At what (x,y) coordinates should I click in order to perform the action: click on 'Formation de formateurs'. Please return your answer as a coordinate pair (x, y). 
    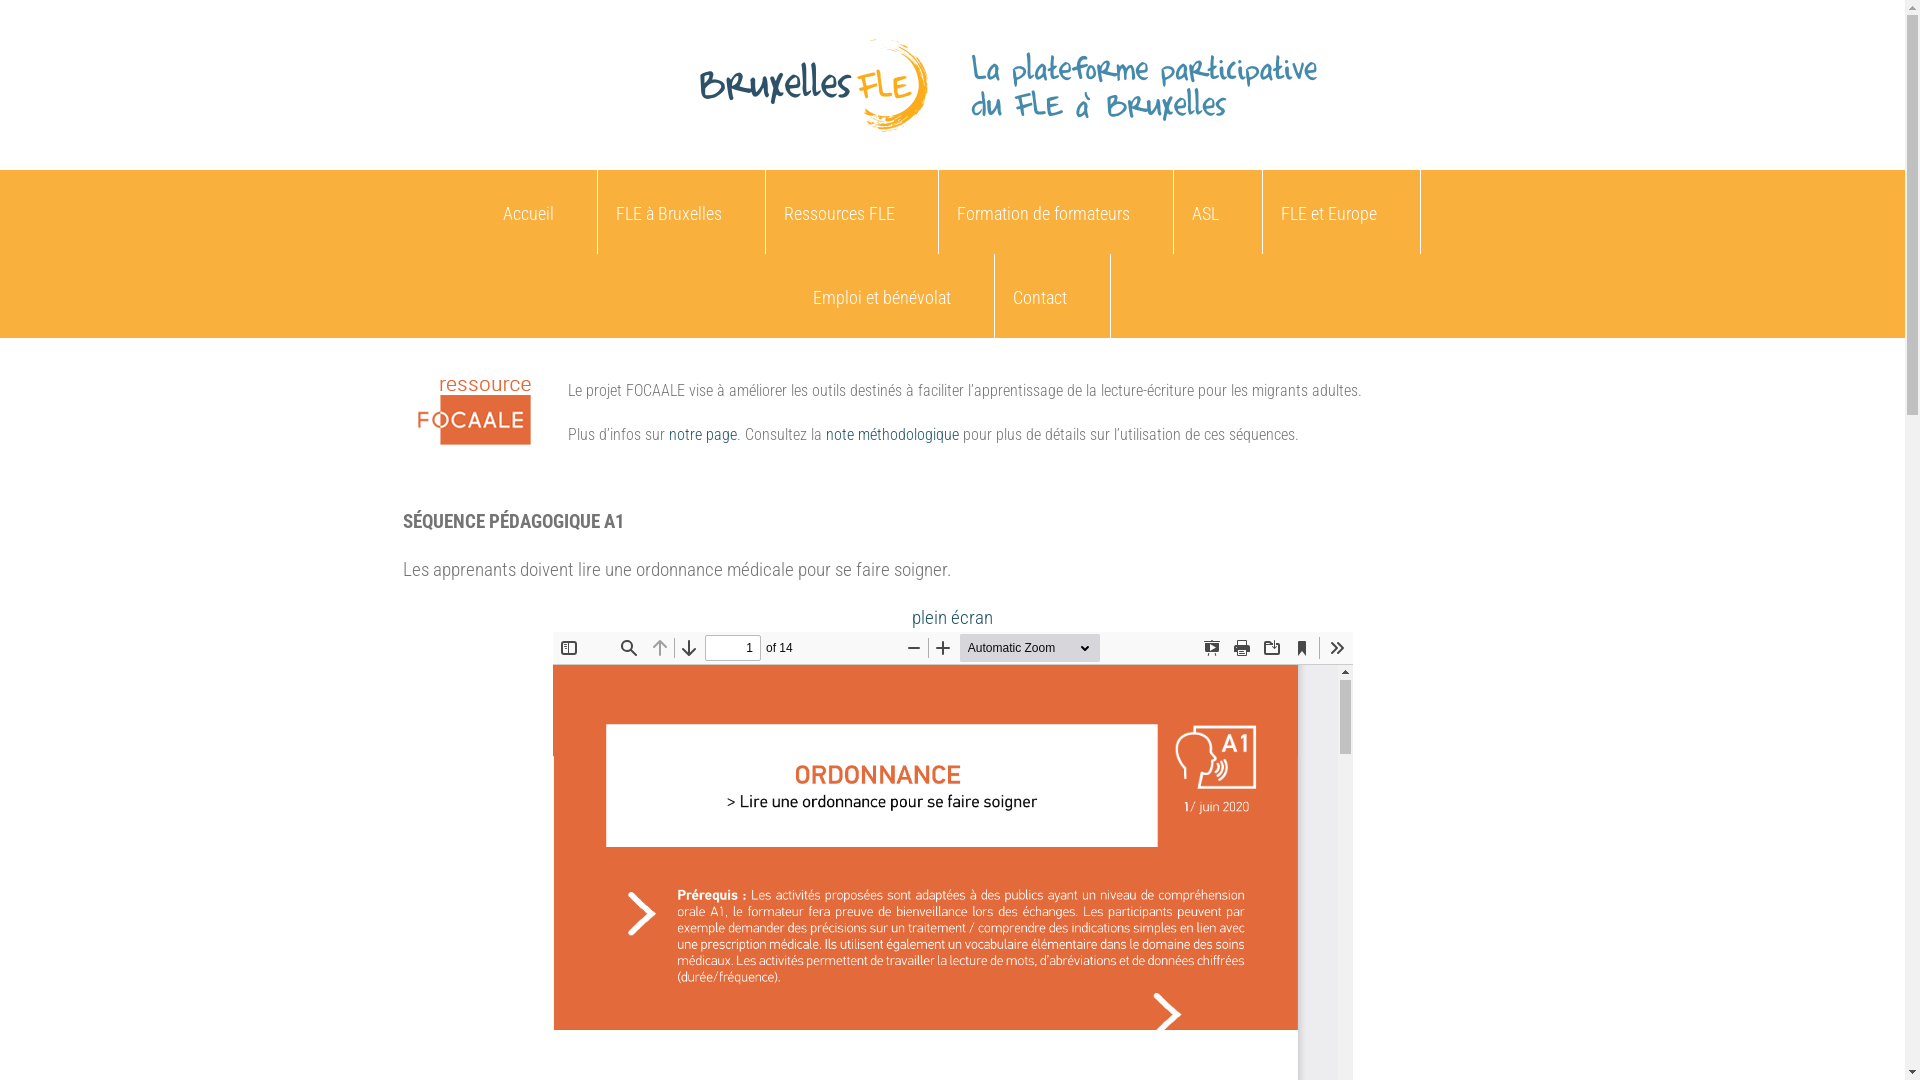
    Looking at the image, I should click on (1041, 212).